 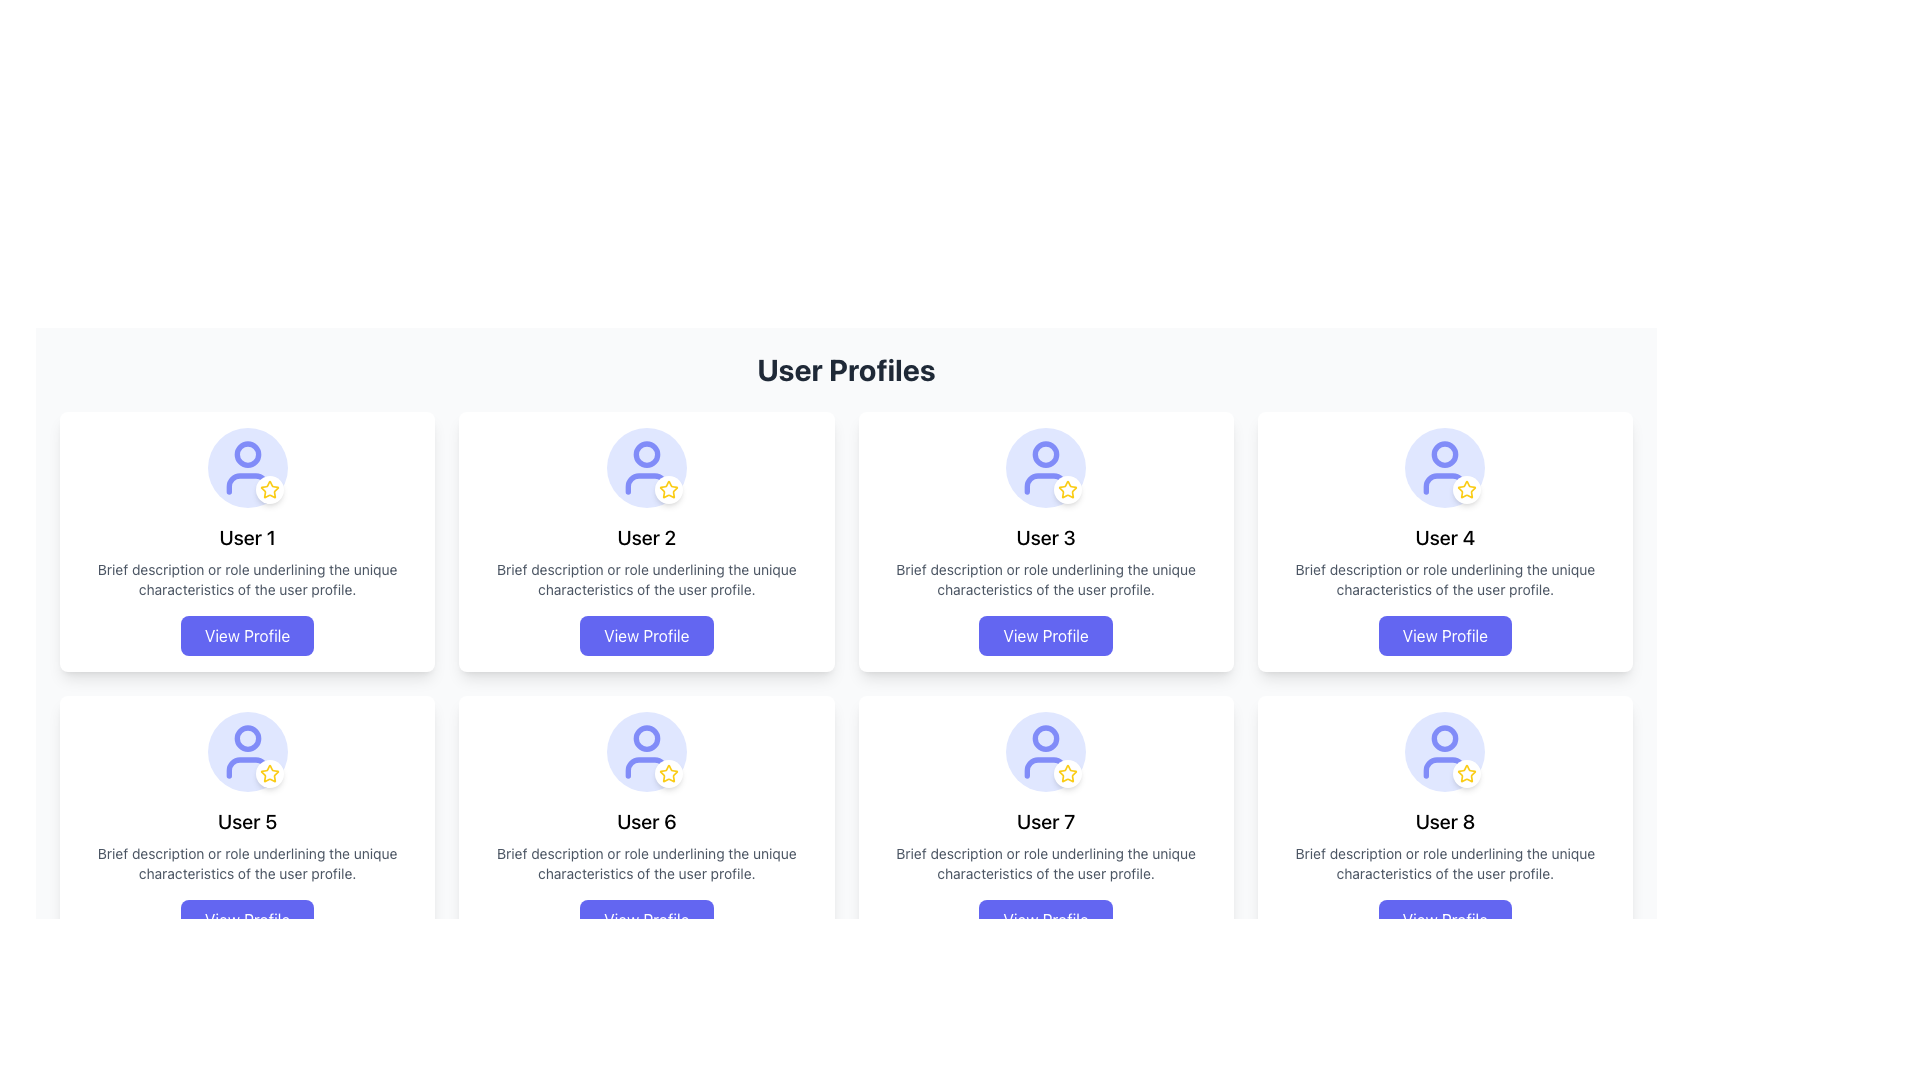 What do you see at coordinates (268, 773) in the screenshot?
I see `the golden-yellow outlined star icon located within the white circular background at the bottom-right corner of the card for 'User 5' to interact with it` at bounding box center [268, 773].